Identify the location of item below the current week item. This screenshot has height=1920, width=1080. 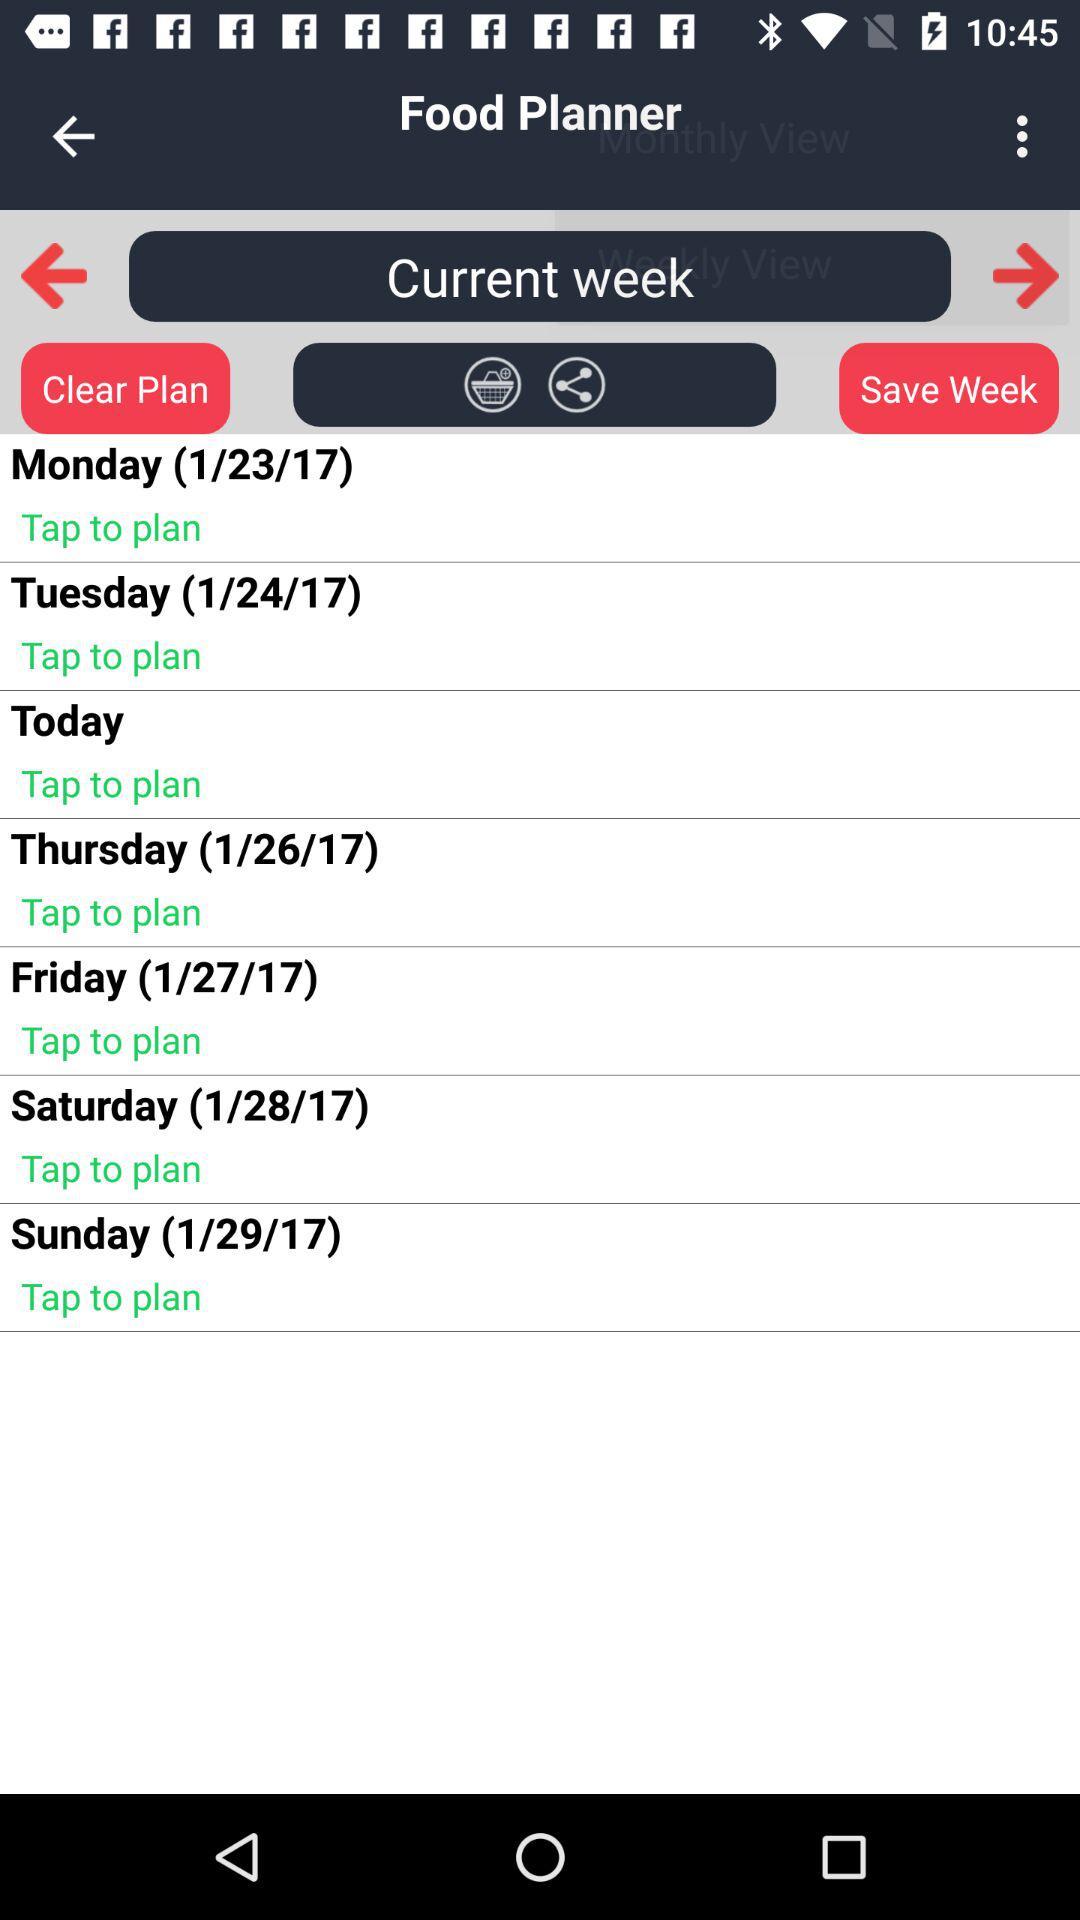
(576, 384).